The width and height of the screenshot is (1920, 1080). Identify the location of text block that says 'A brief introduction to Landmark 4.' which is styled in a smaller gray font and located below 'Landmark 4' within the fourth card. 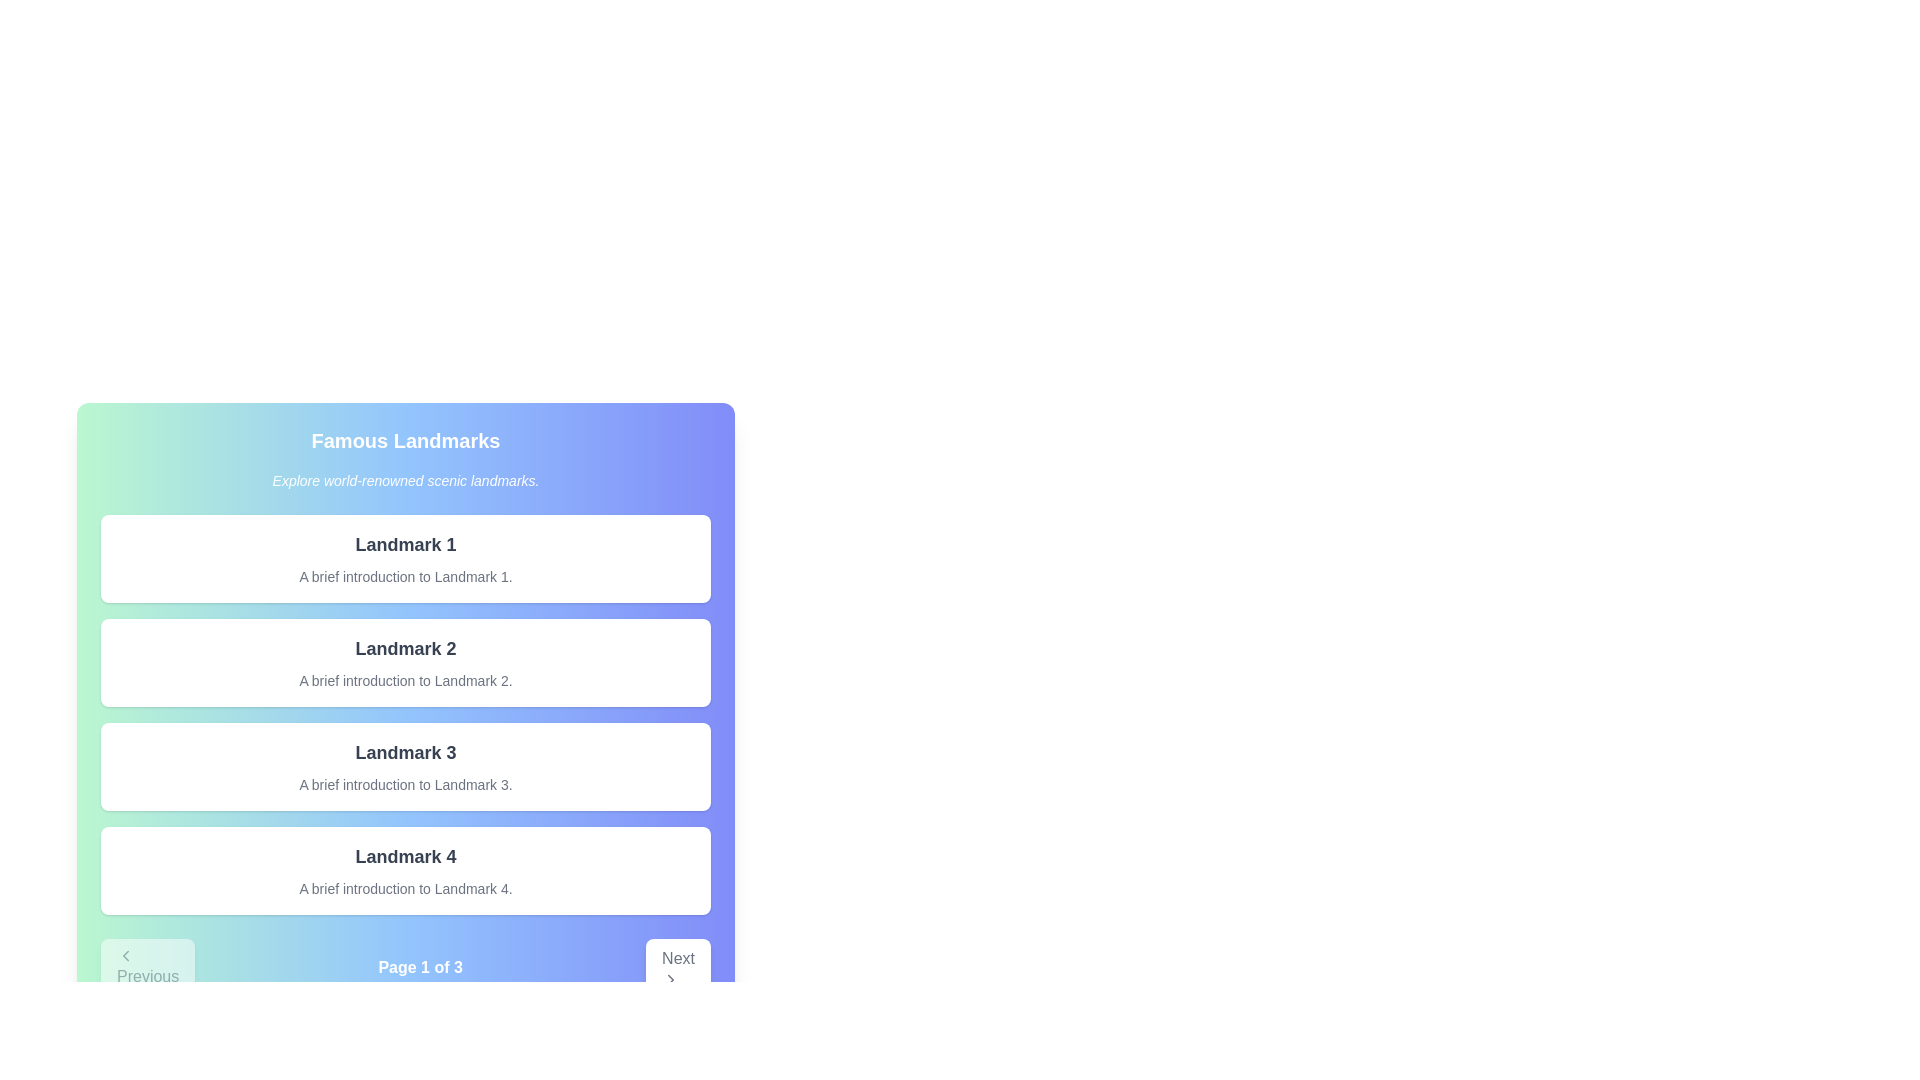
(405, 887).